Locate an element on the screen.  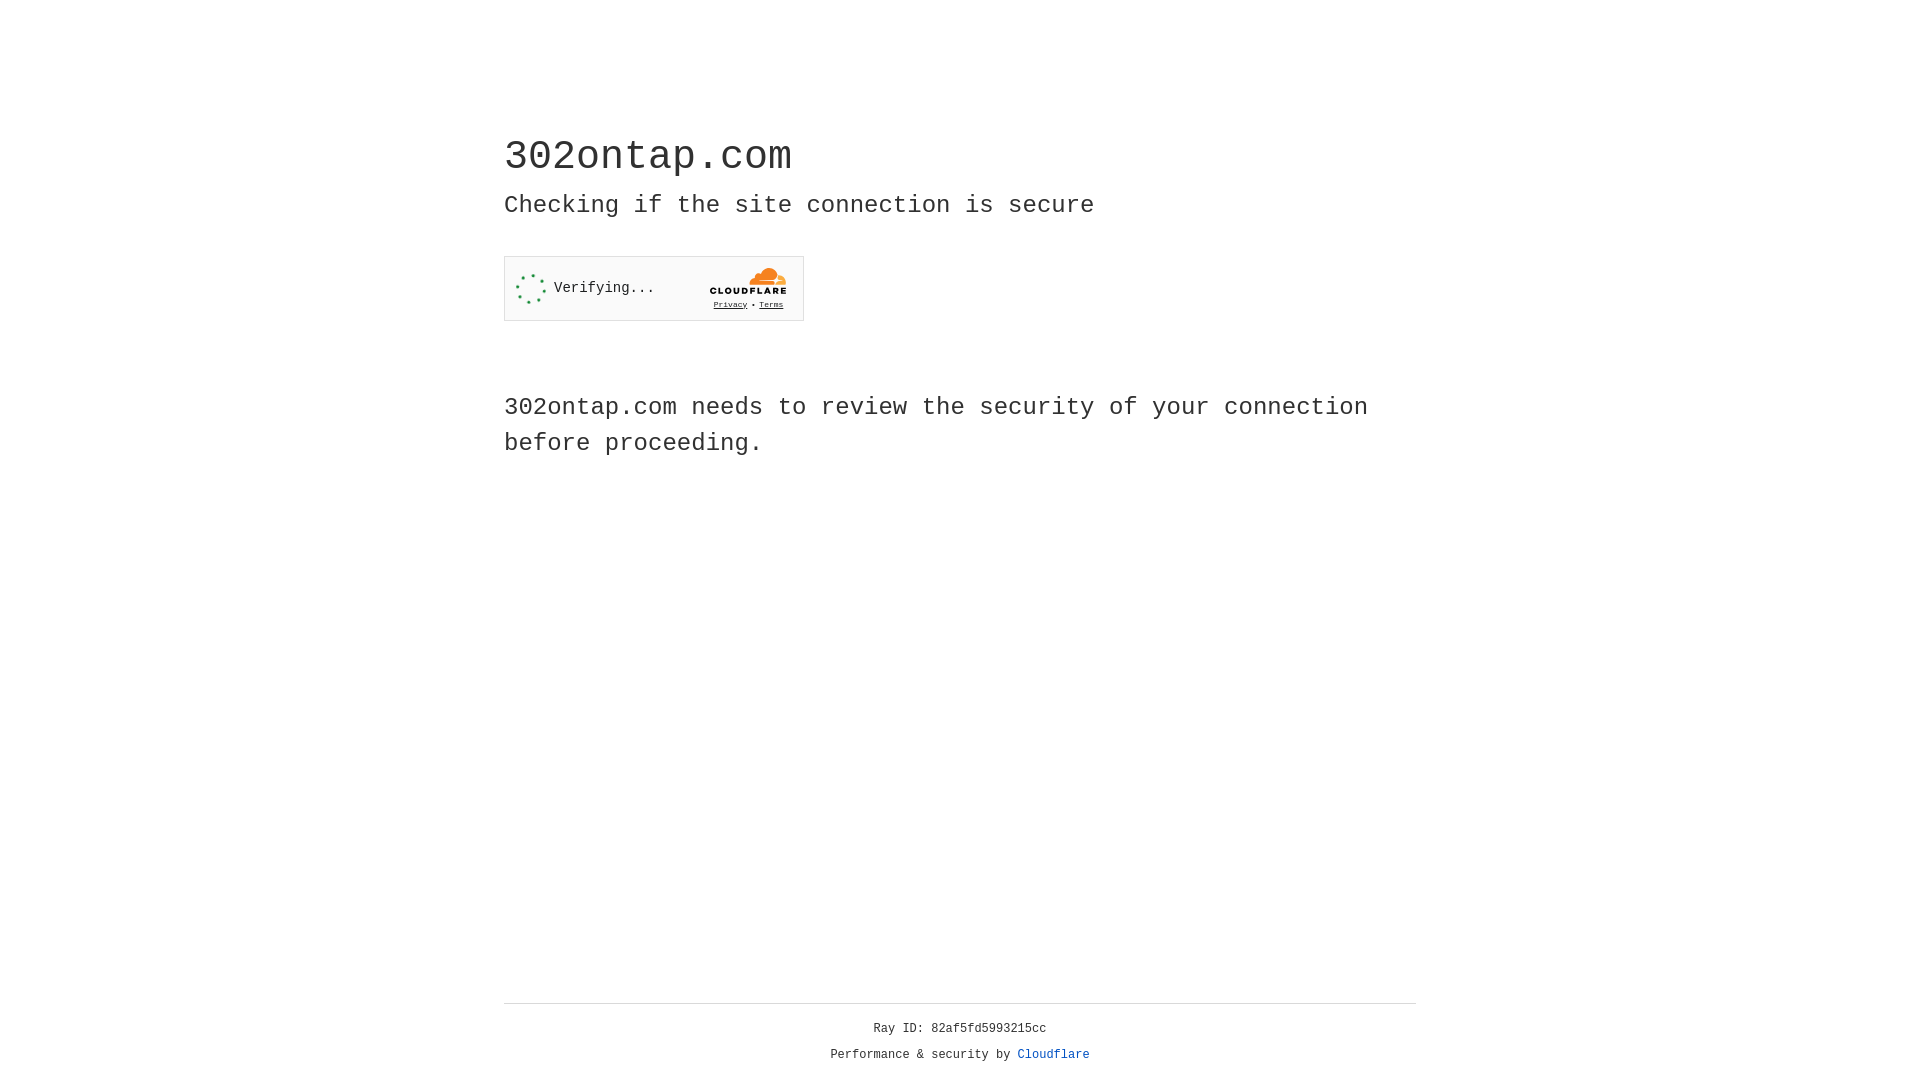
'Widget containing a Cloudflare security challenge' is located at coordinates (653, 288).